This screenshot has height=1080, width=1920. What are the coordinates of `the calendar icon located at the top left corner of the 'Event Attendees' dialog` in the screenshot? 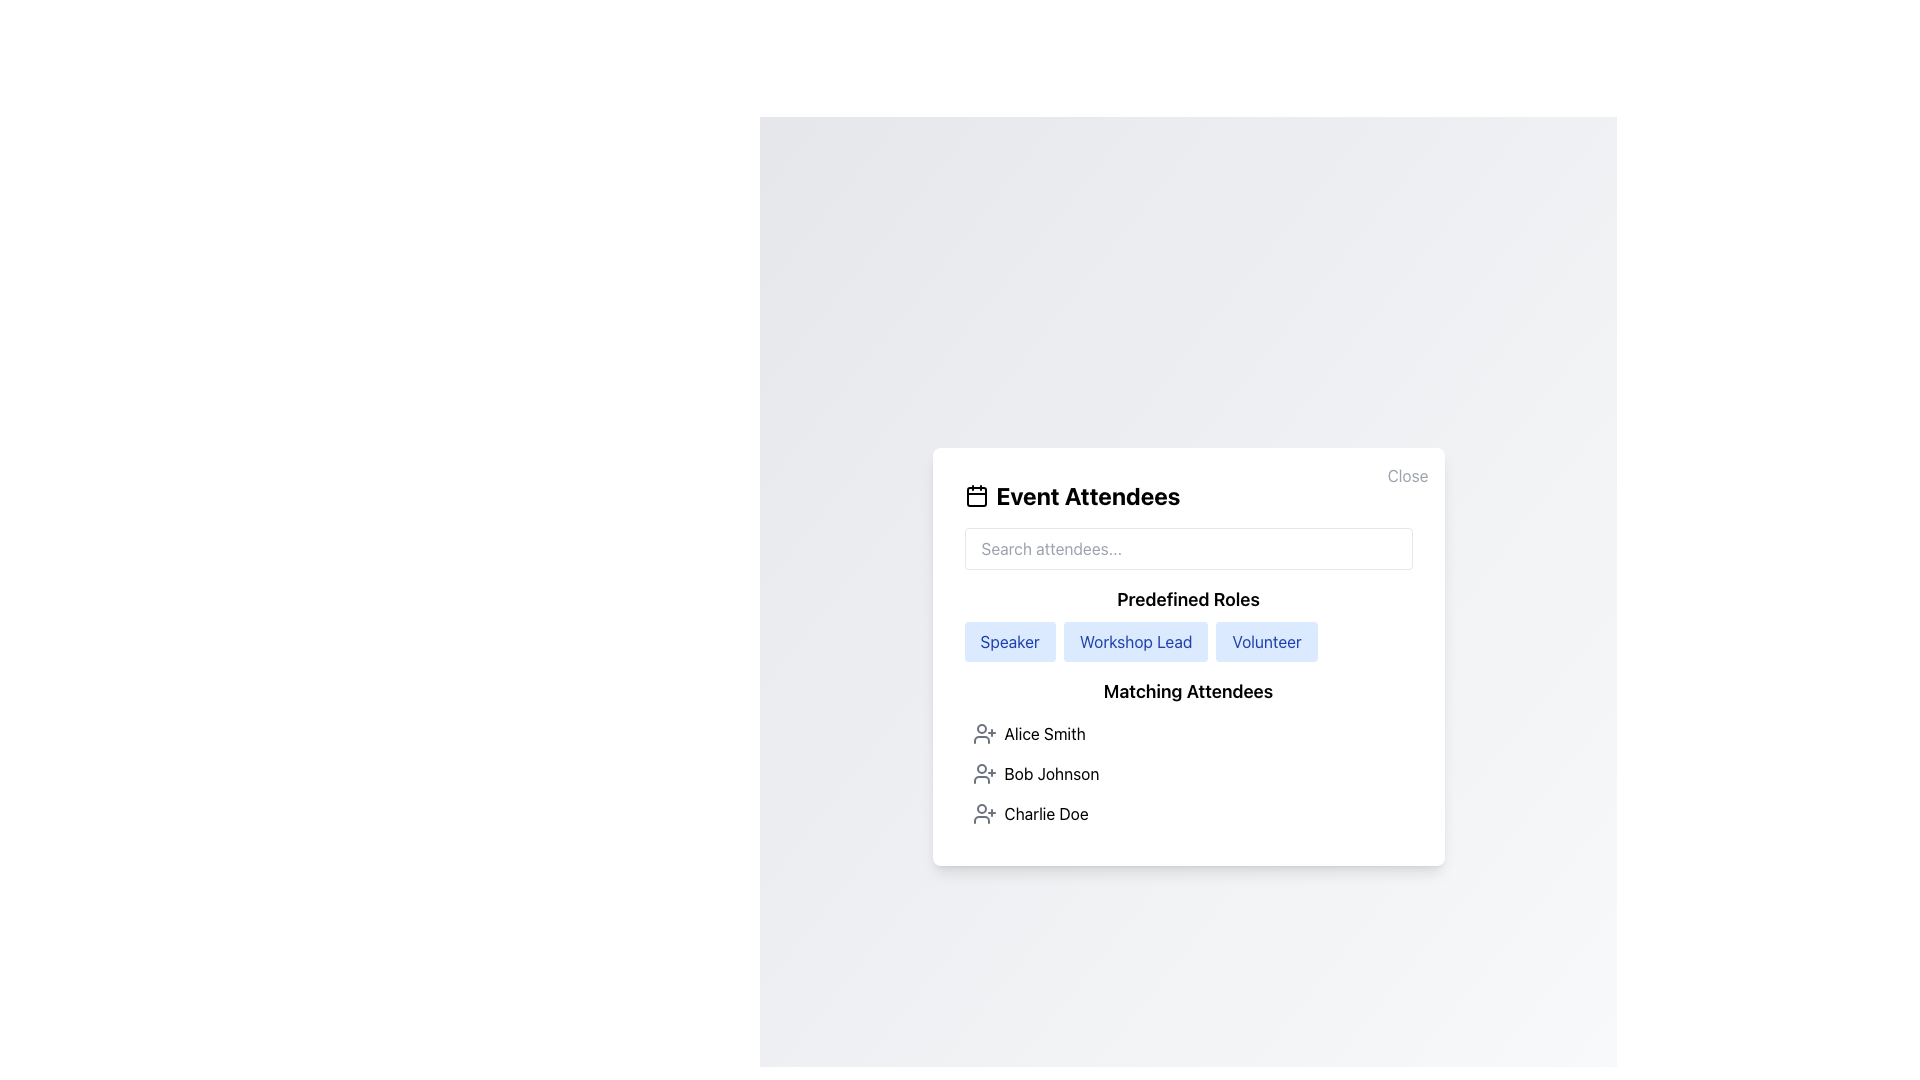 It's located at (976, 496).